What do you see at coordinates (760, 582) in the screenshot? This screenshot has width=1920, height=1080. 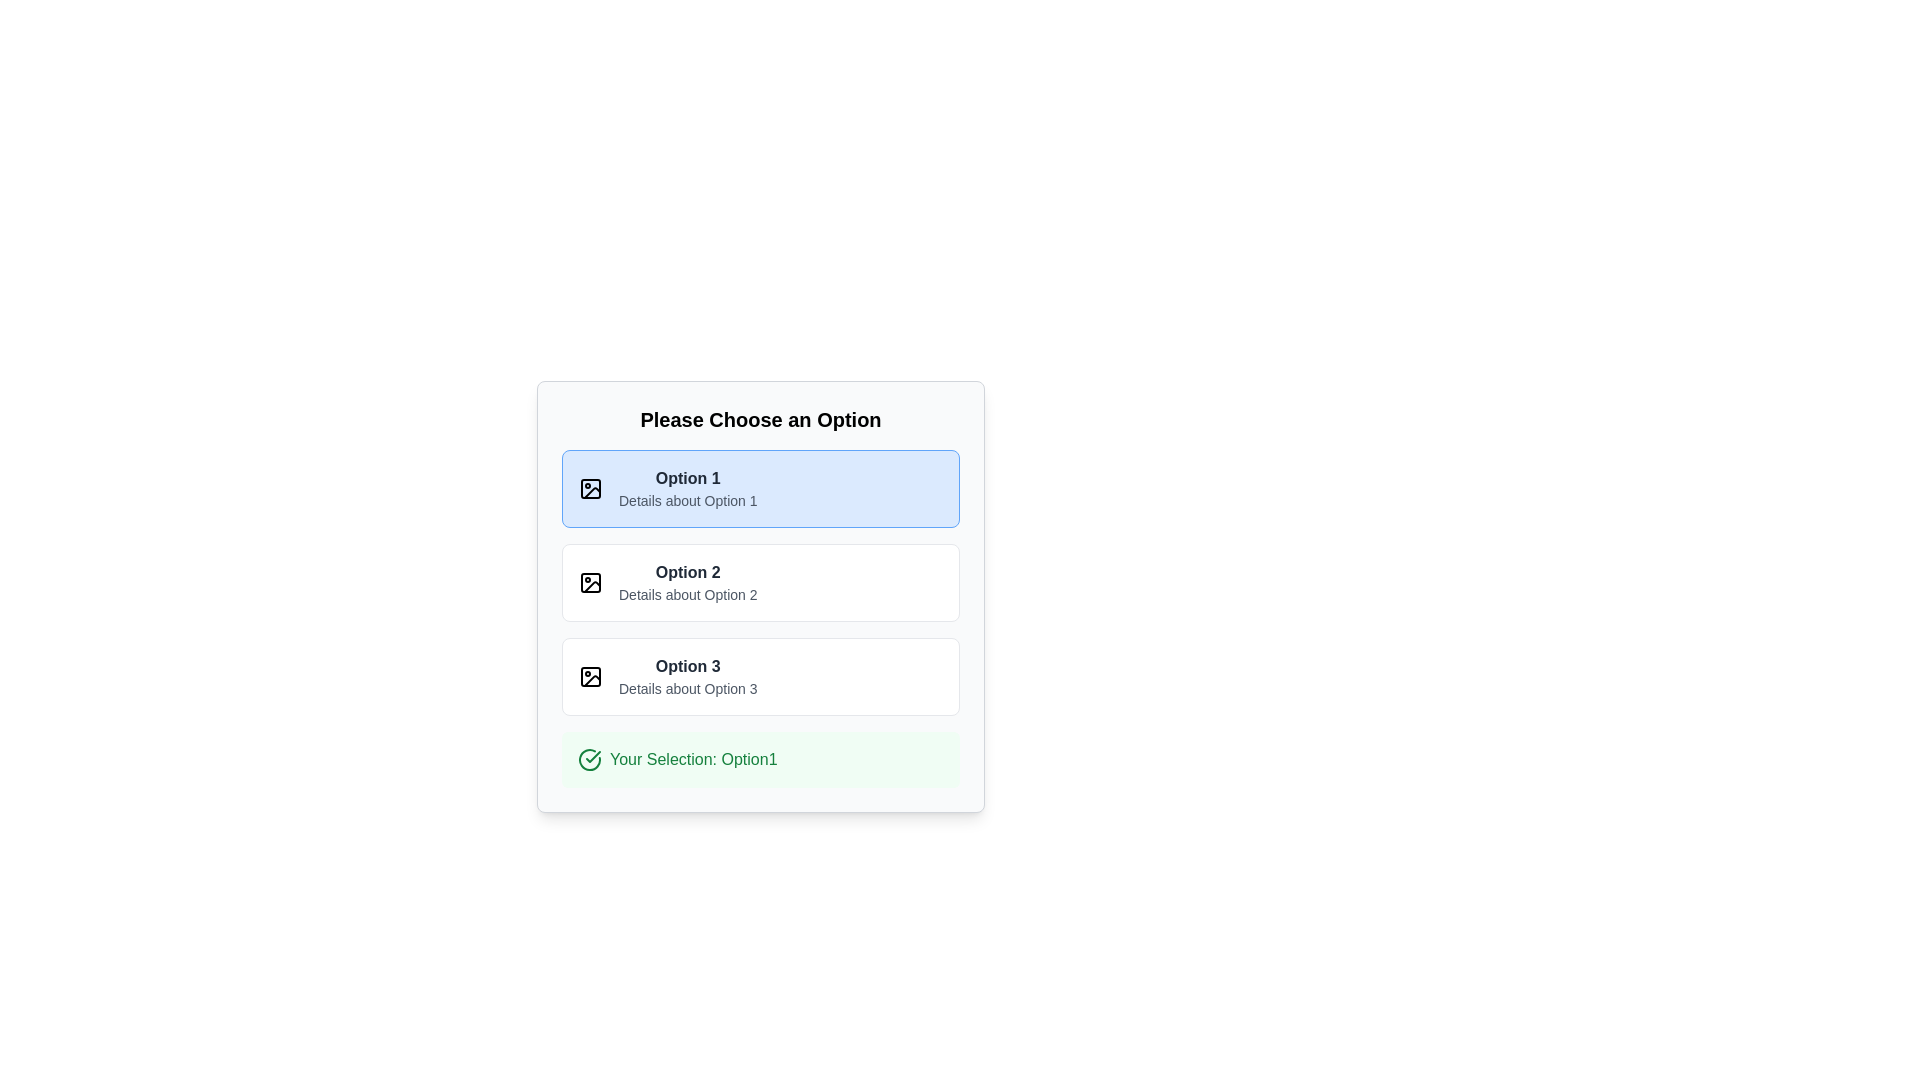 I see `the second item in the selectable list` at bounding box center [760, 582].